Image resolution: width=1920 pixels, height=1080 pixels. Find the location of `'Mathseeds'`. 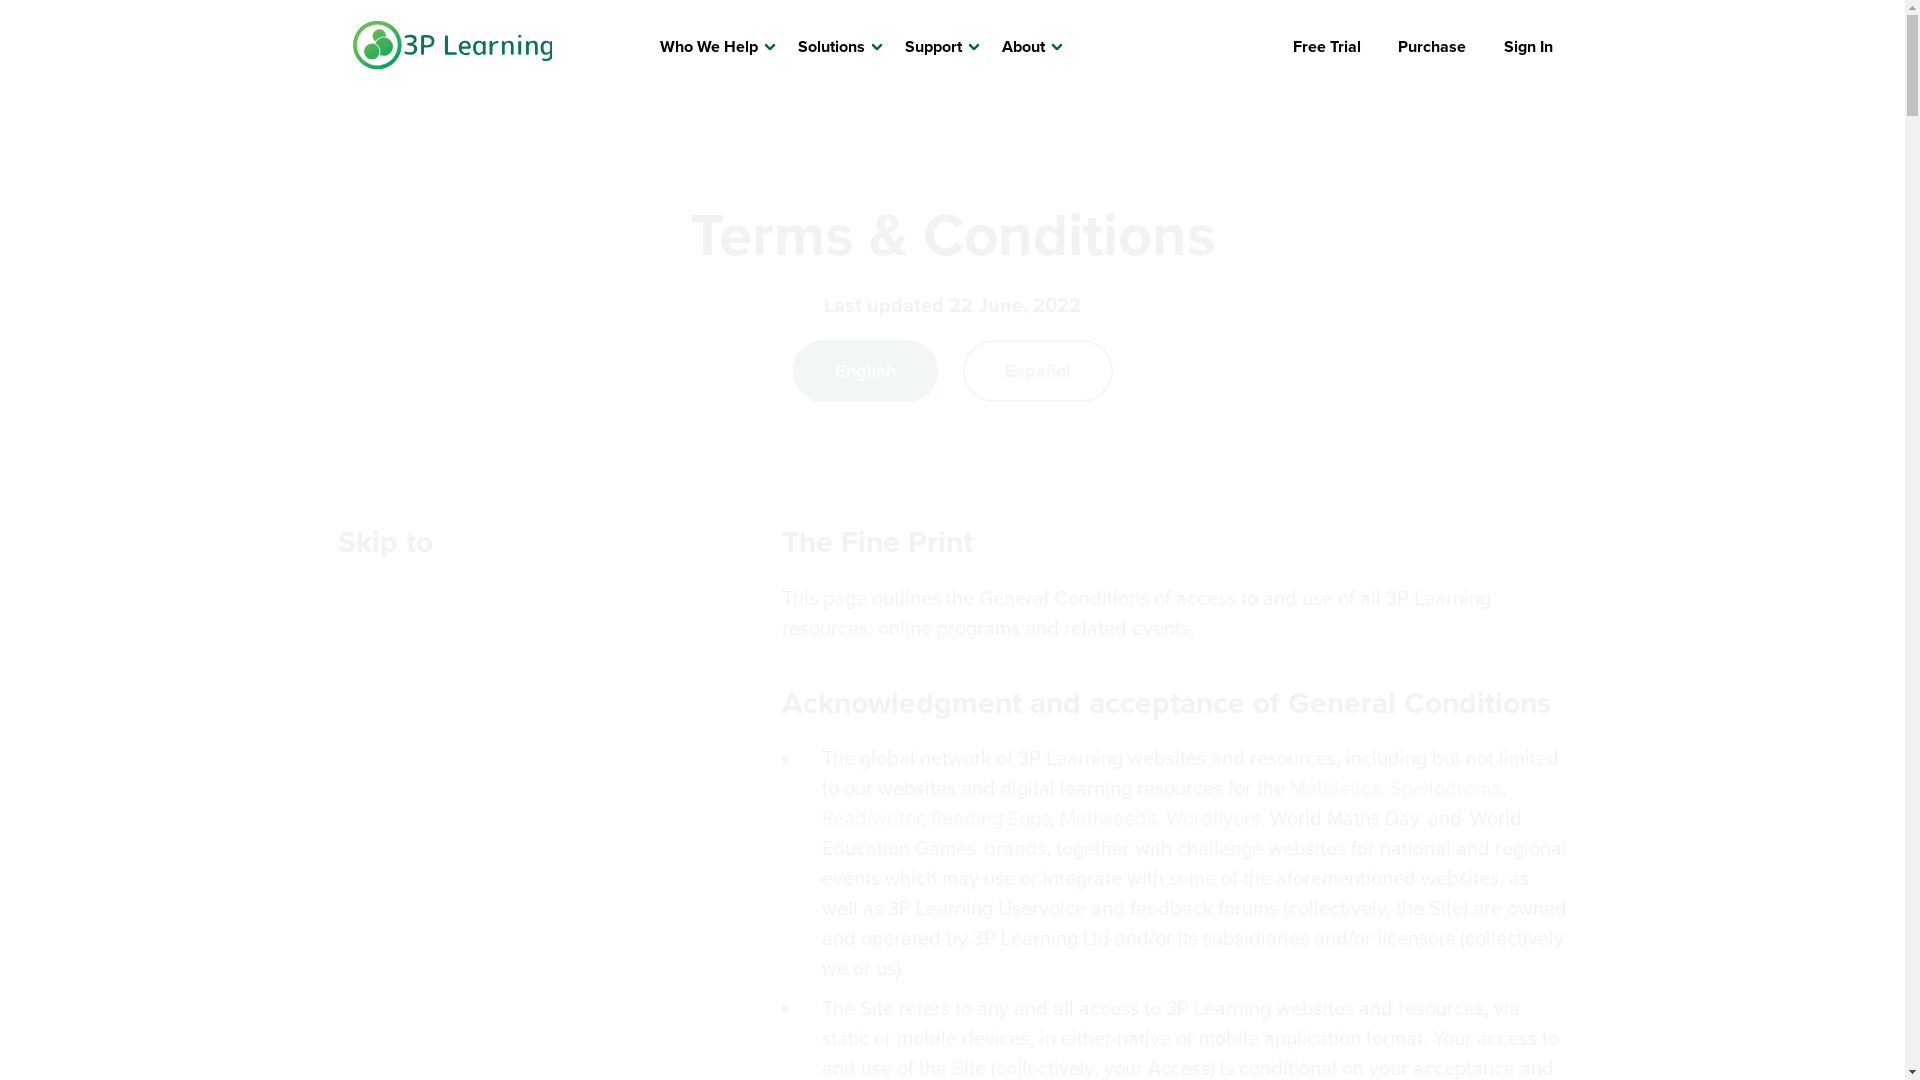

'Mathseeds' is located at coordinates (1107, 817).